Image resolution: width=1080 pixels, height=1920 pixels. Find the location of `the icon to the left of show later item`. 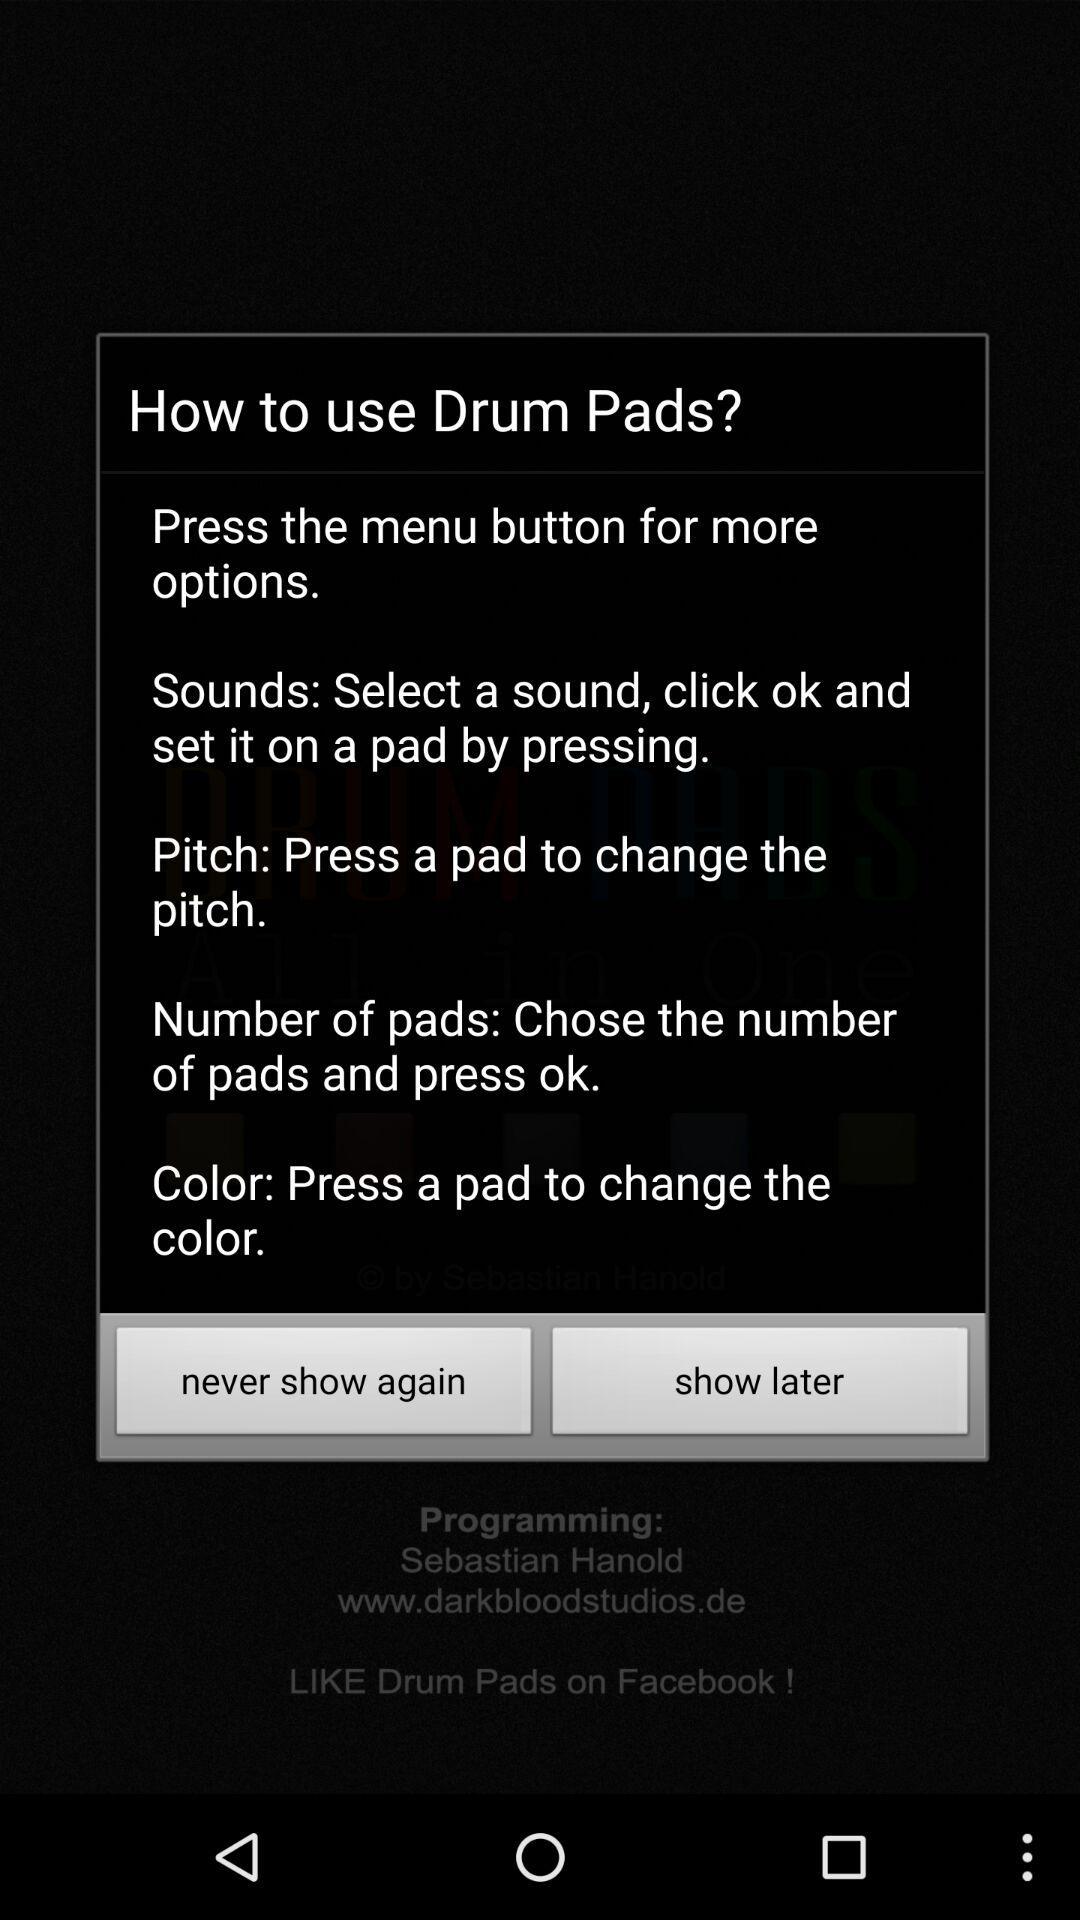

the icon to the left of show later item is located at coordinates (323, 1385).